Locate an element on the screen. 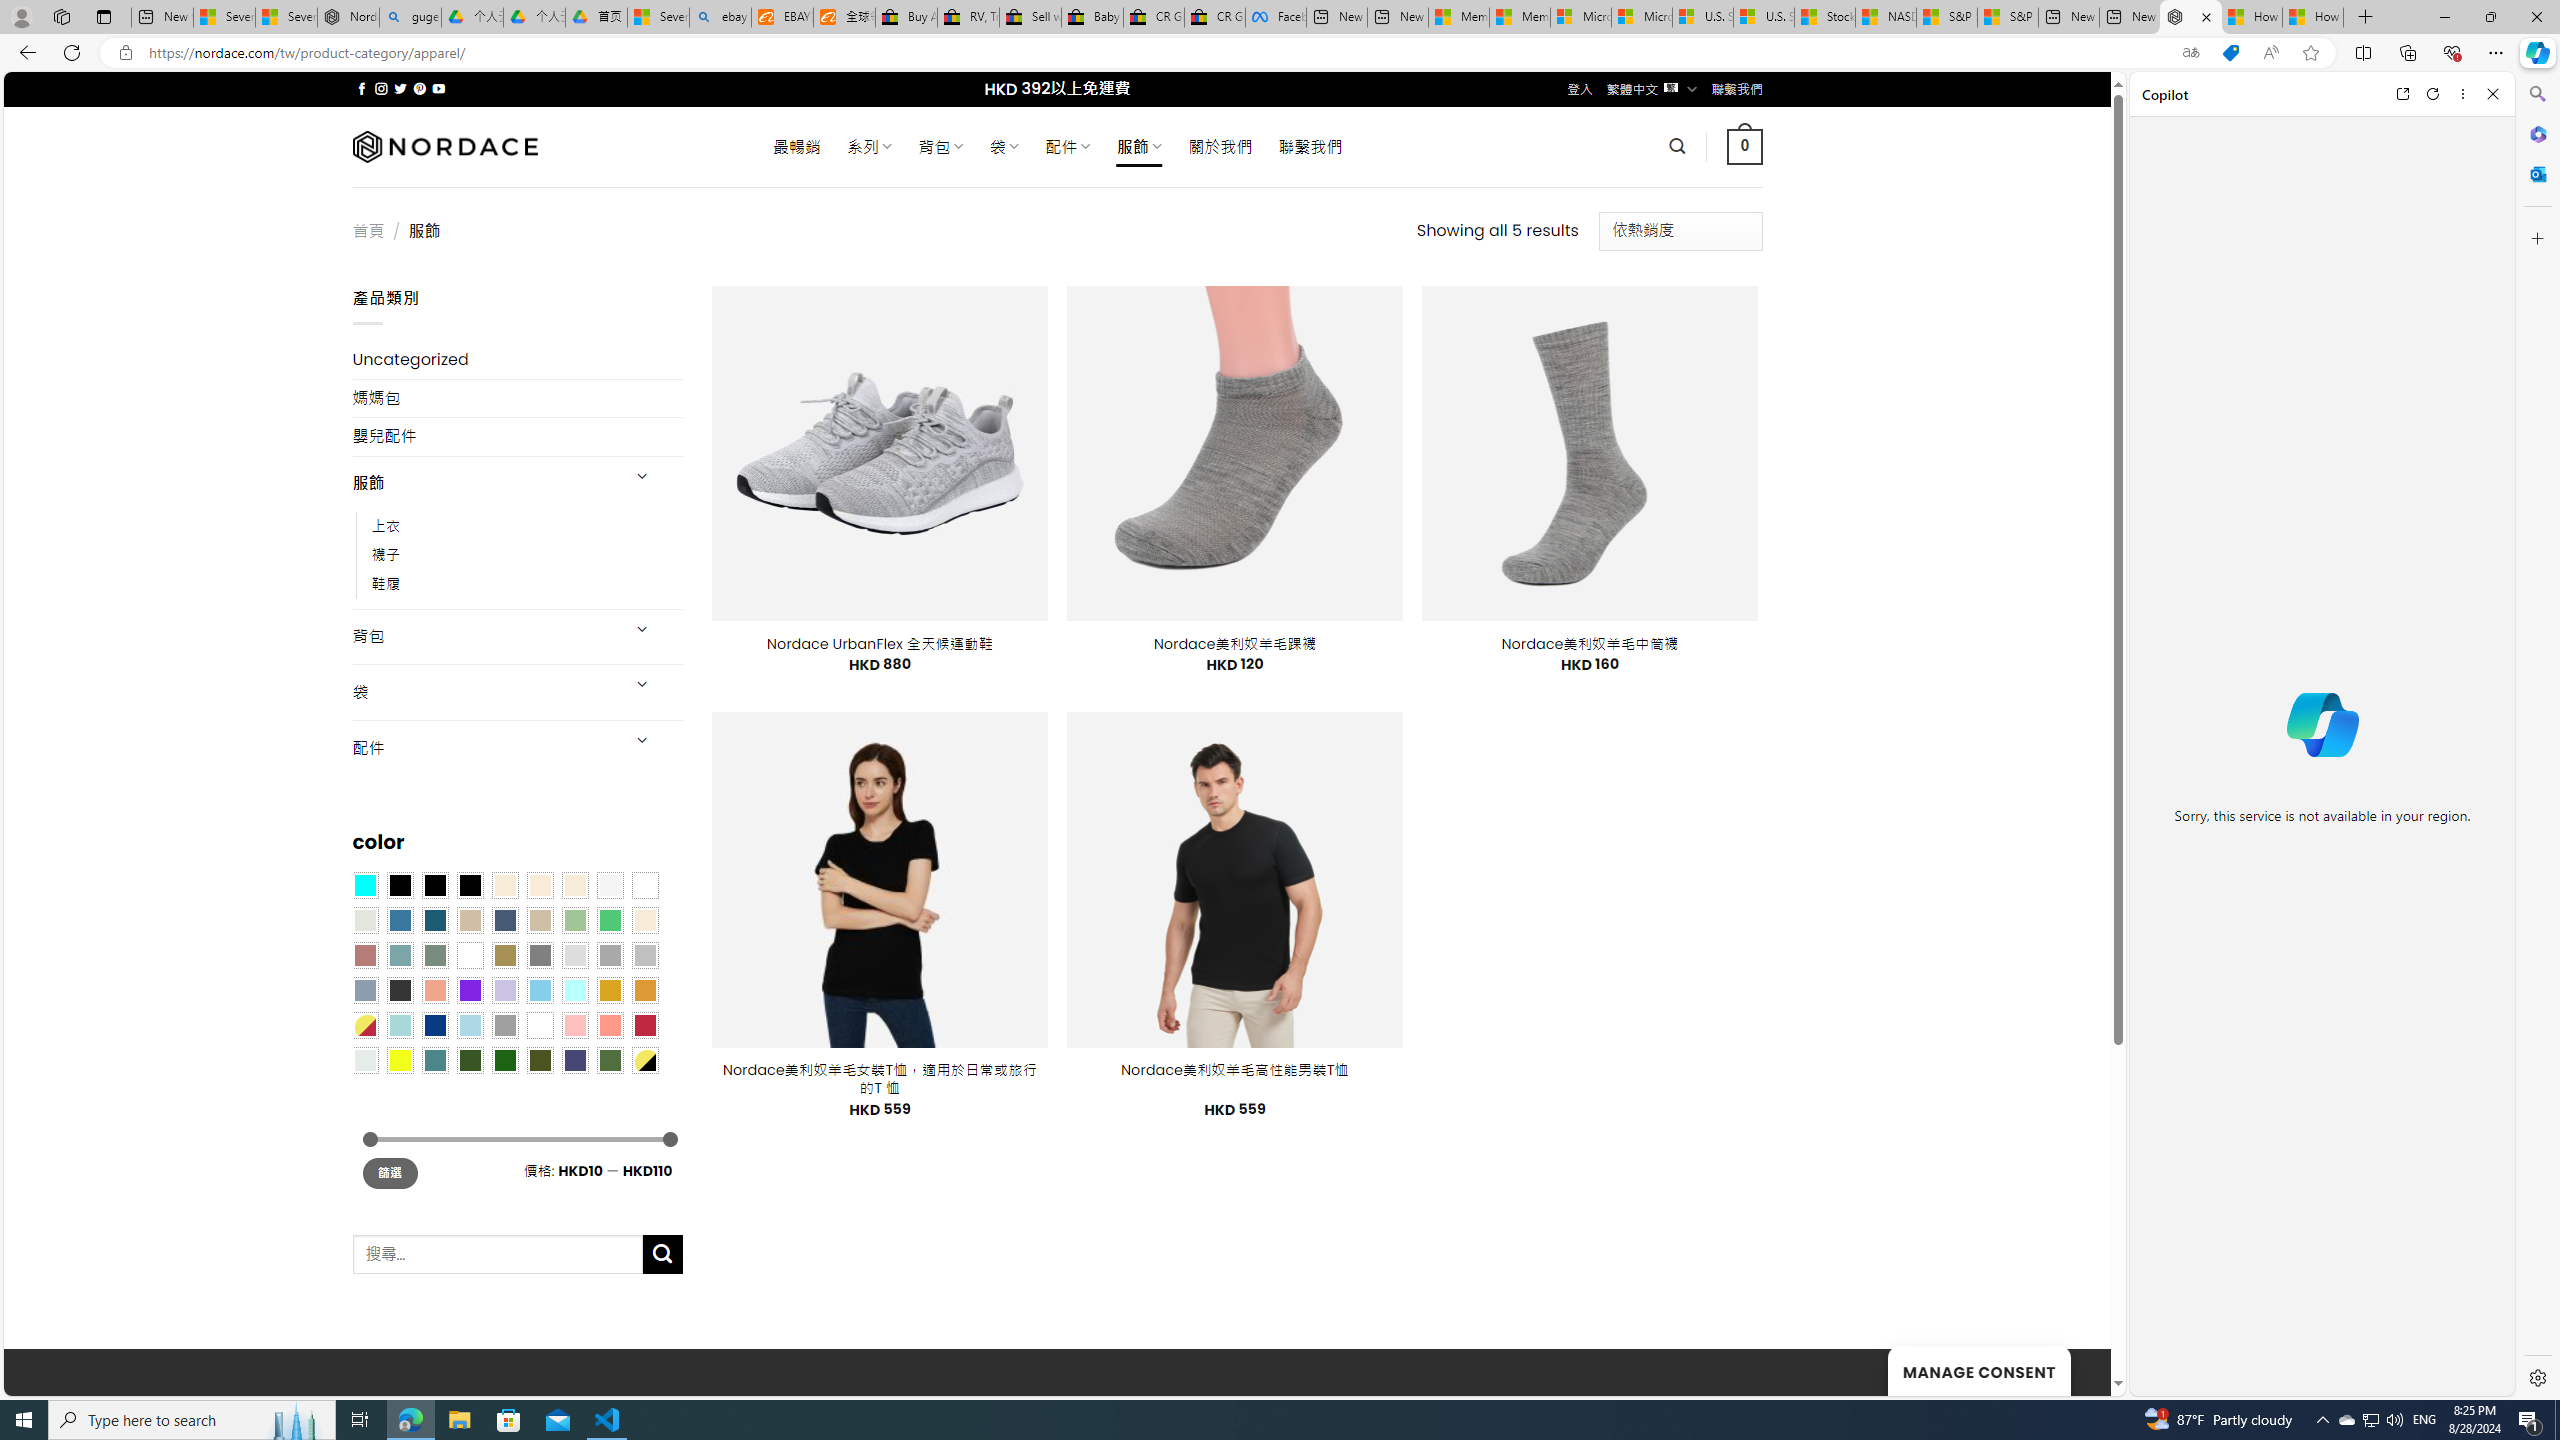 The image size is (2560, 1440). 'Follow on Twitter' is located at coordinates (399, 88).